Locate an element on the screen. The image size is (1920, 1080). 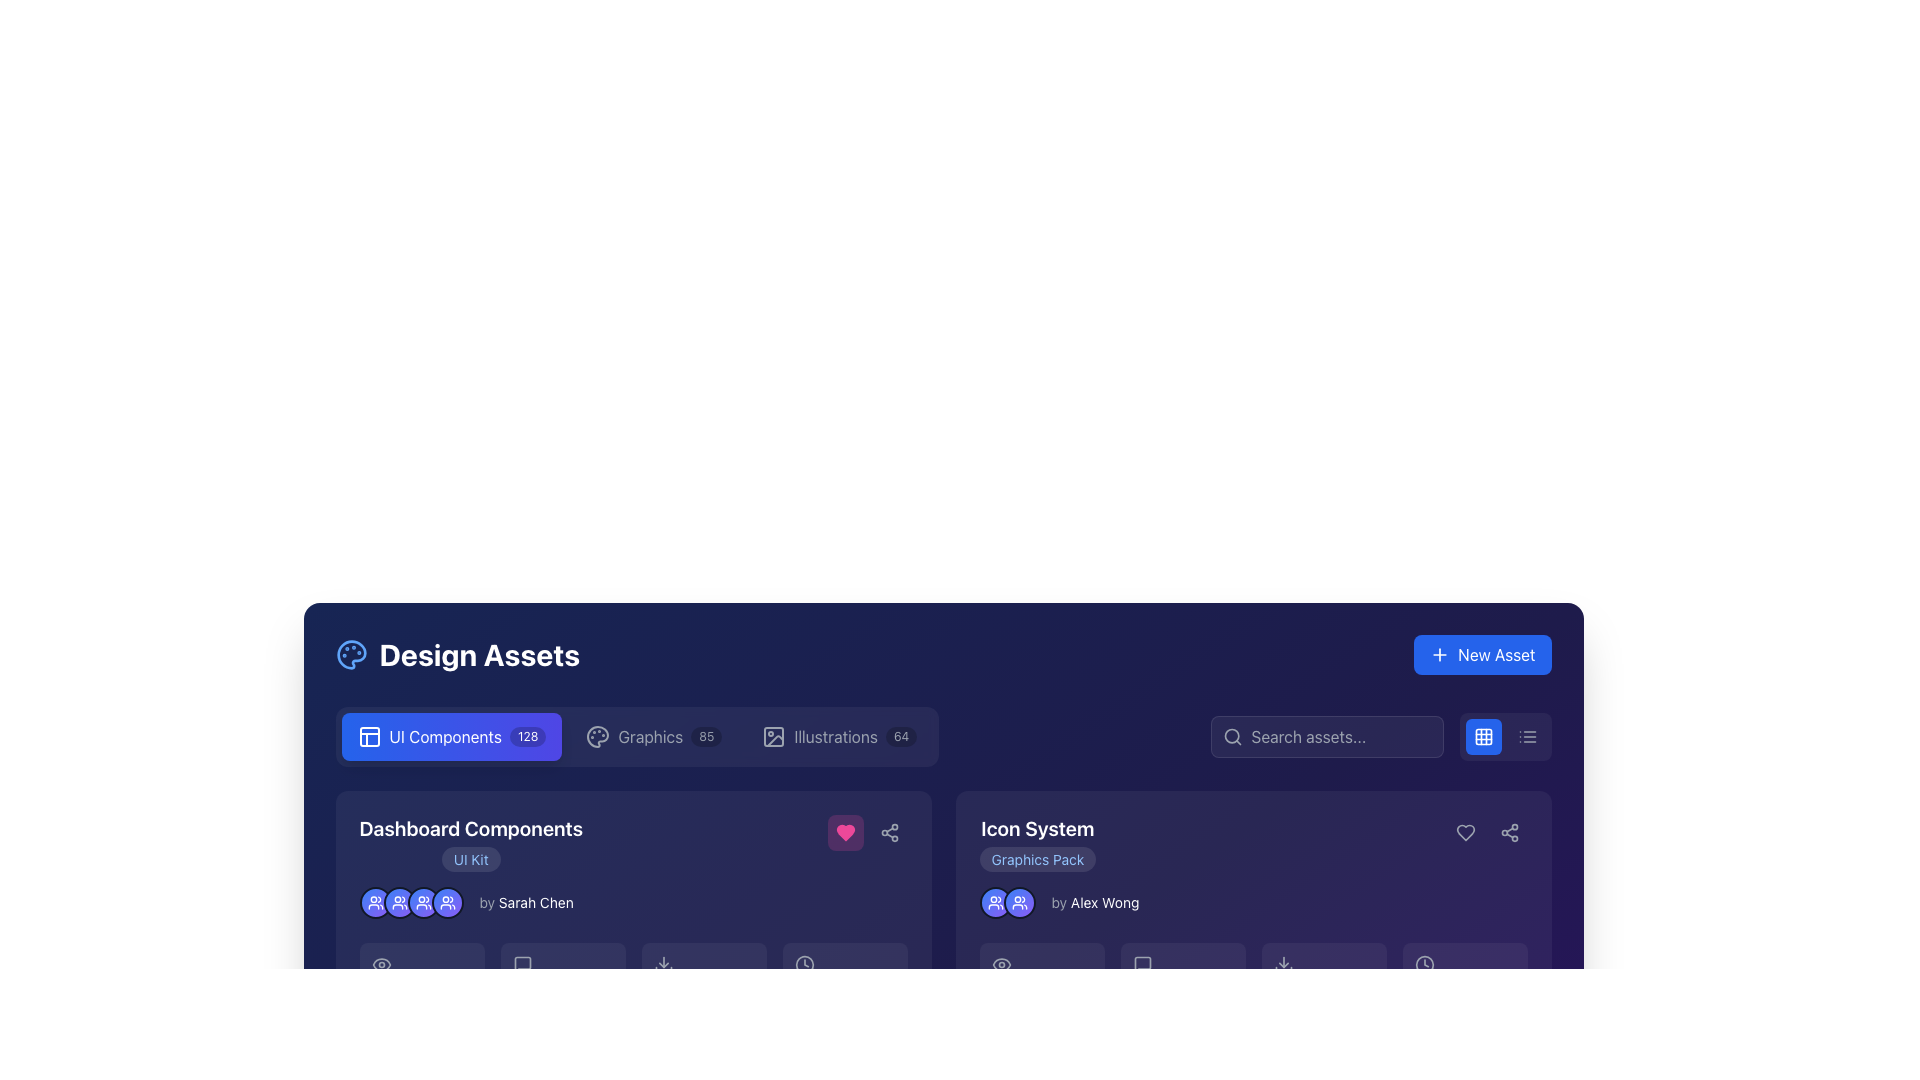
second Avatar icon in the horizontal group of user icons located in the lower portion of the 'Dashboard Components' card for additional information is located at coordinates (399, 902).